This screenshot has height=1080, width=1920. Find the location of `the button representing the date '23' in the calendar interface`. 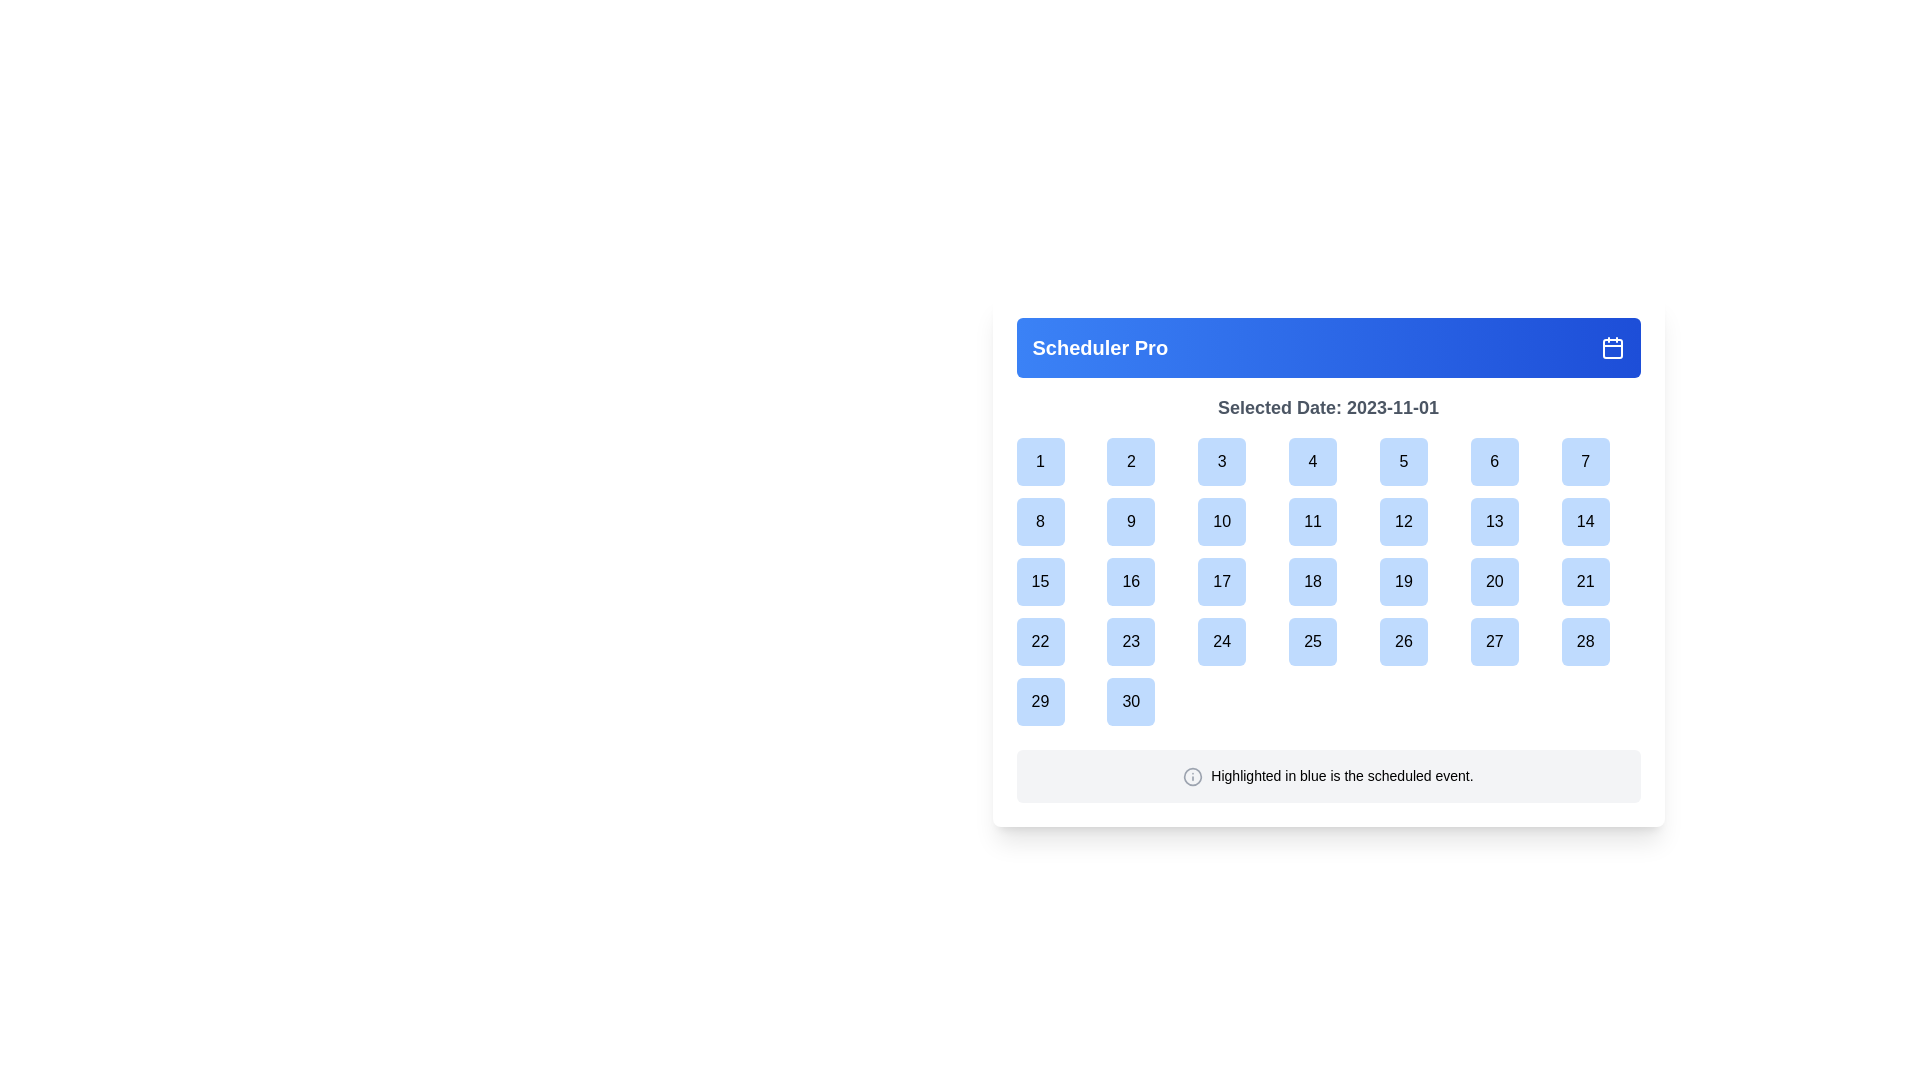

the button representing the date '23' in the calendar interface is located at coordinates (1146, 641).